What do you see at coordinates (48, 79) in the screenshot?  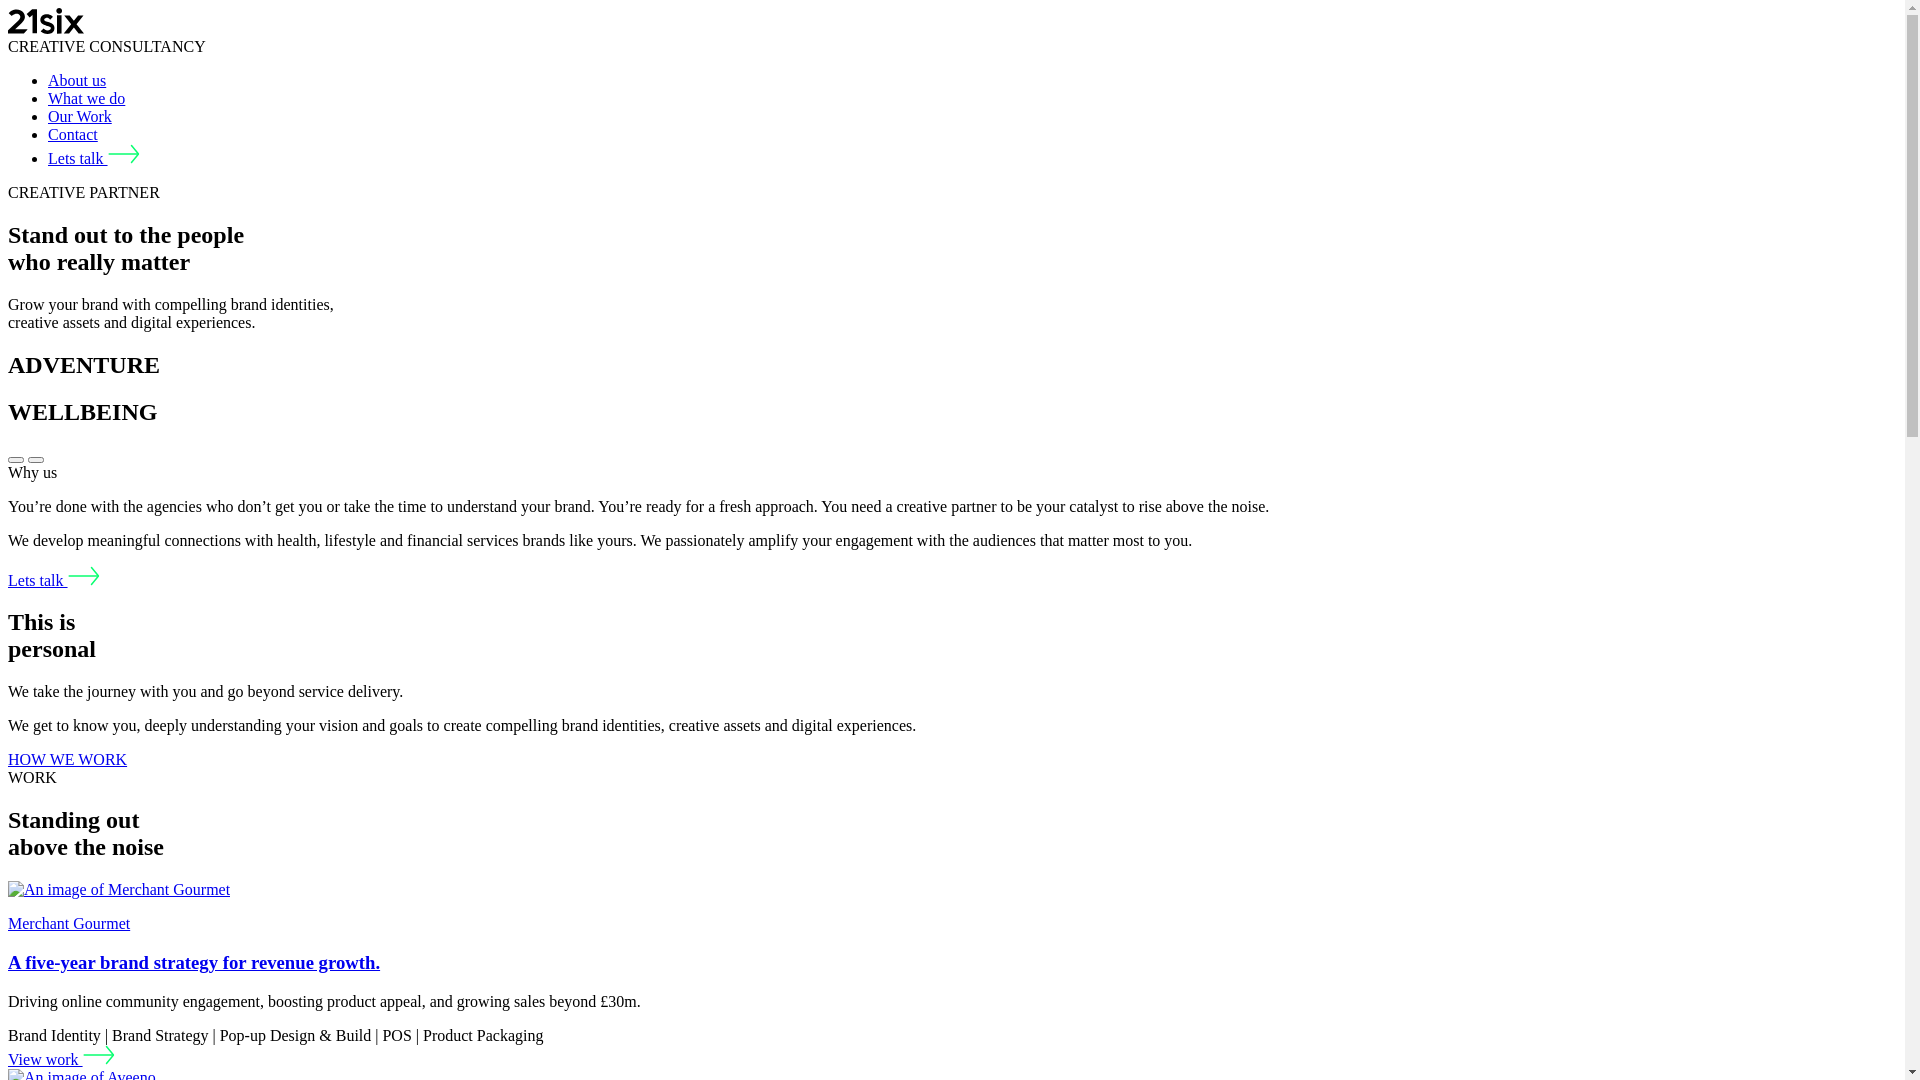 I see `'About us'` at bounding box center [48, 79].